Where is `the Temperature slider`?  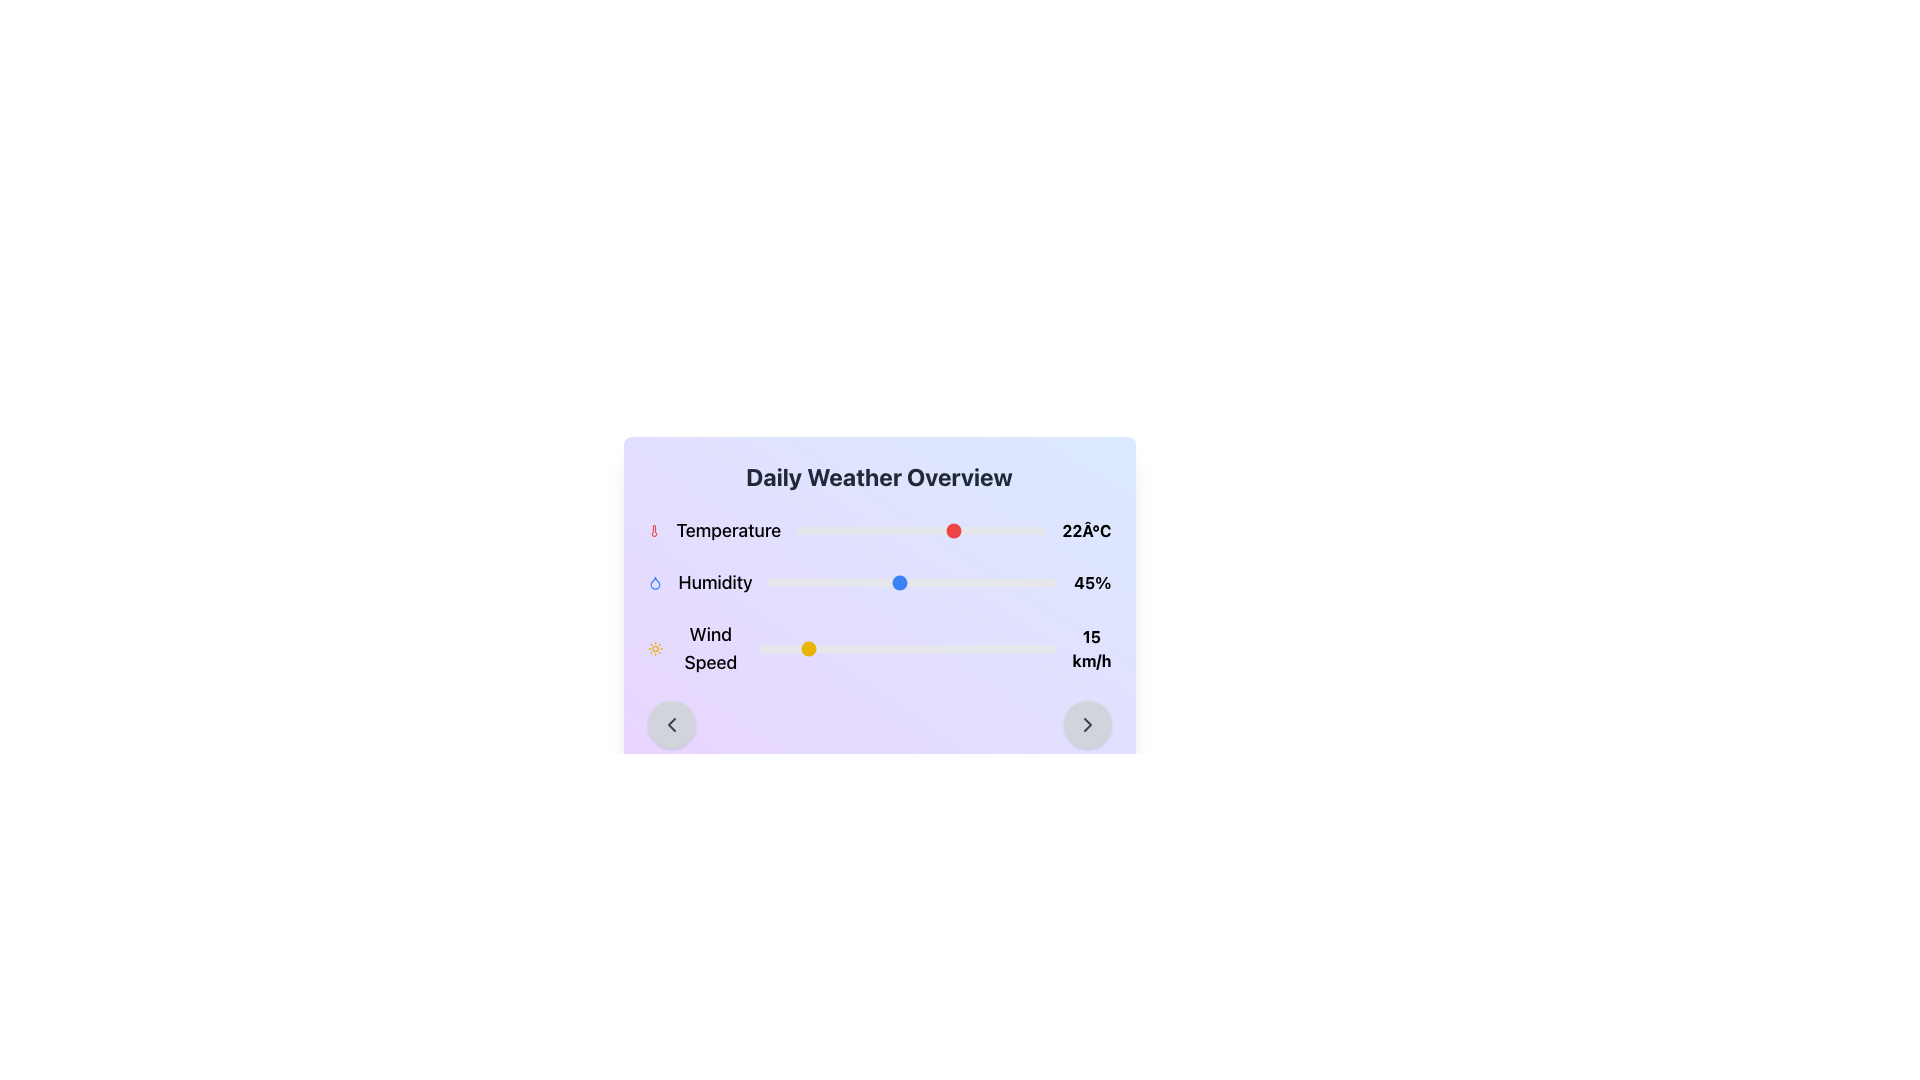
the Temperature slider is located at coordinates (900, 530).